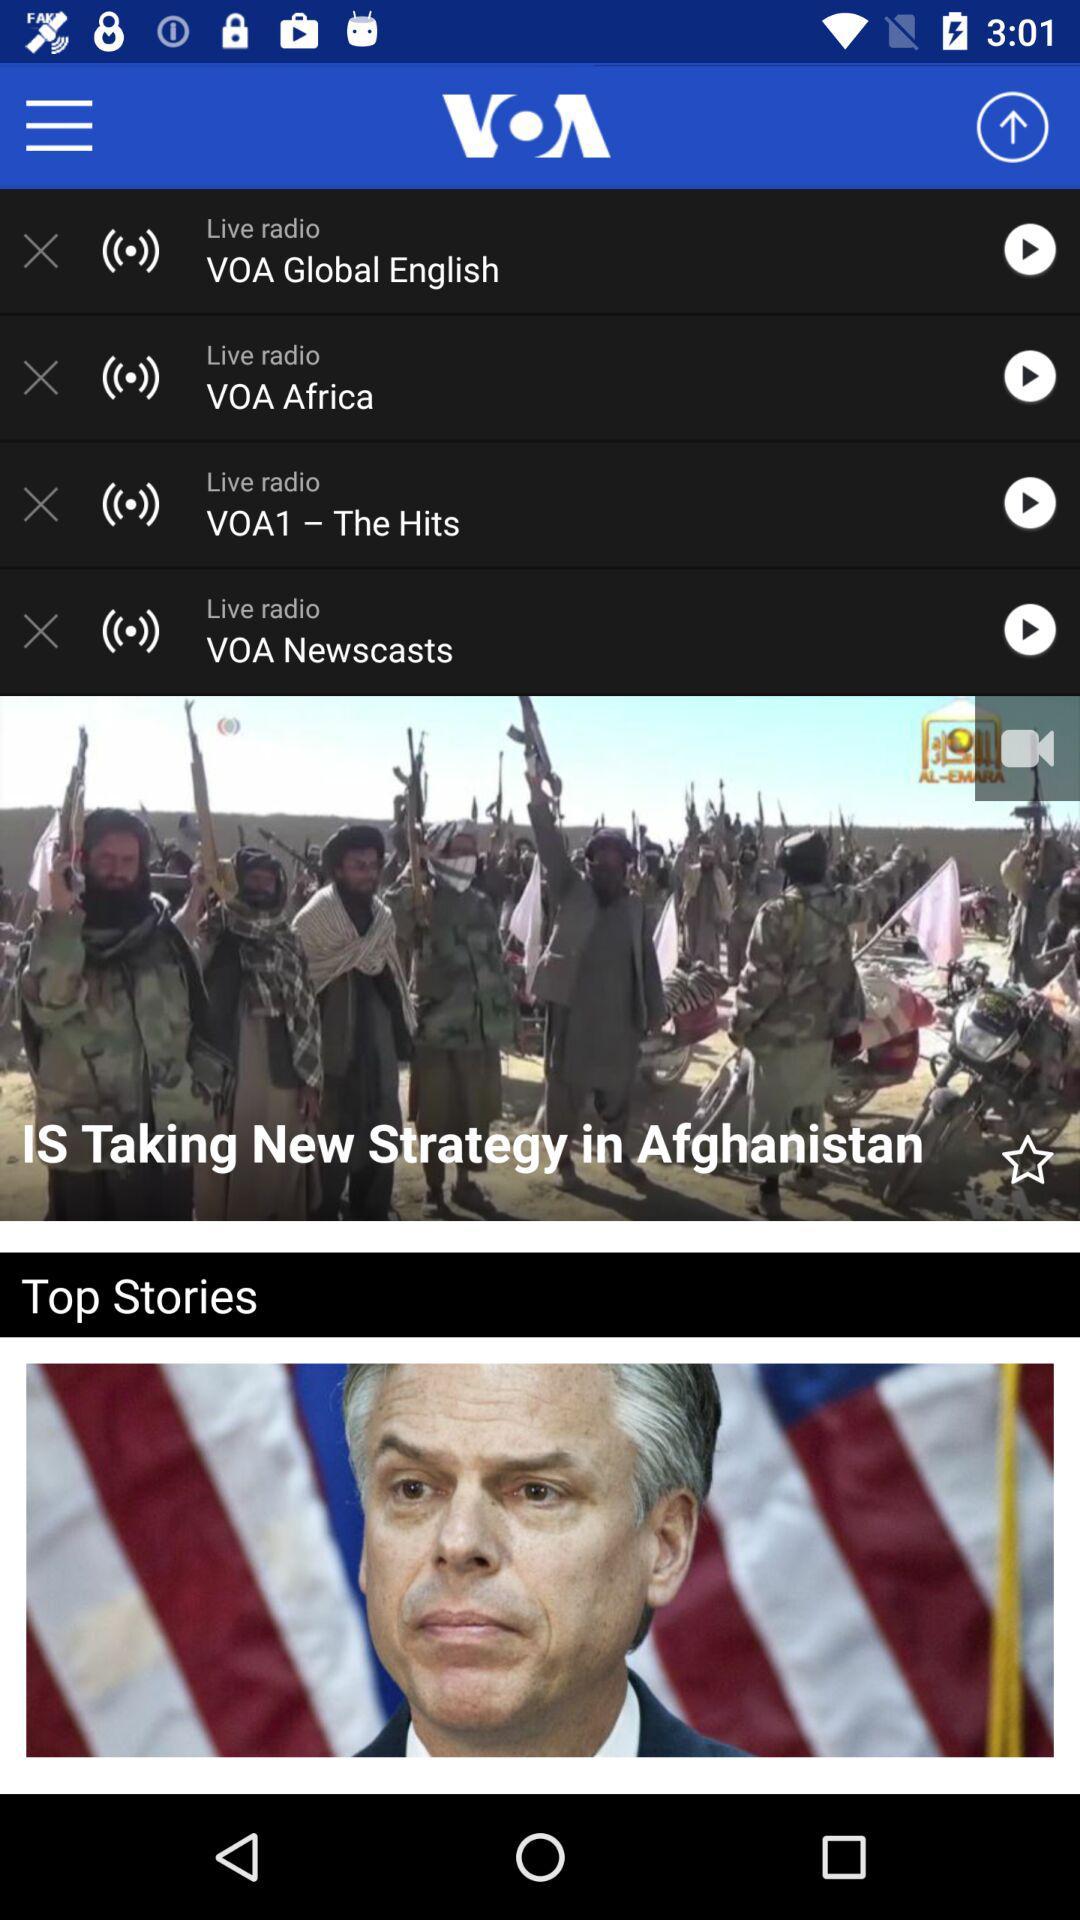 Image resolution: width=1080 pixels, height=1920 pixels. Describe the element at coordinates (50, 630) in the screenshot. I see `the close icon` at that location.